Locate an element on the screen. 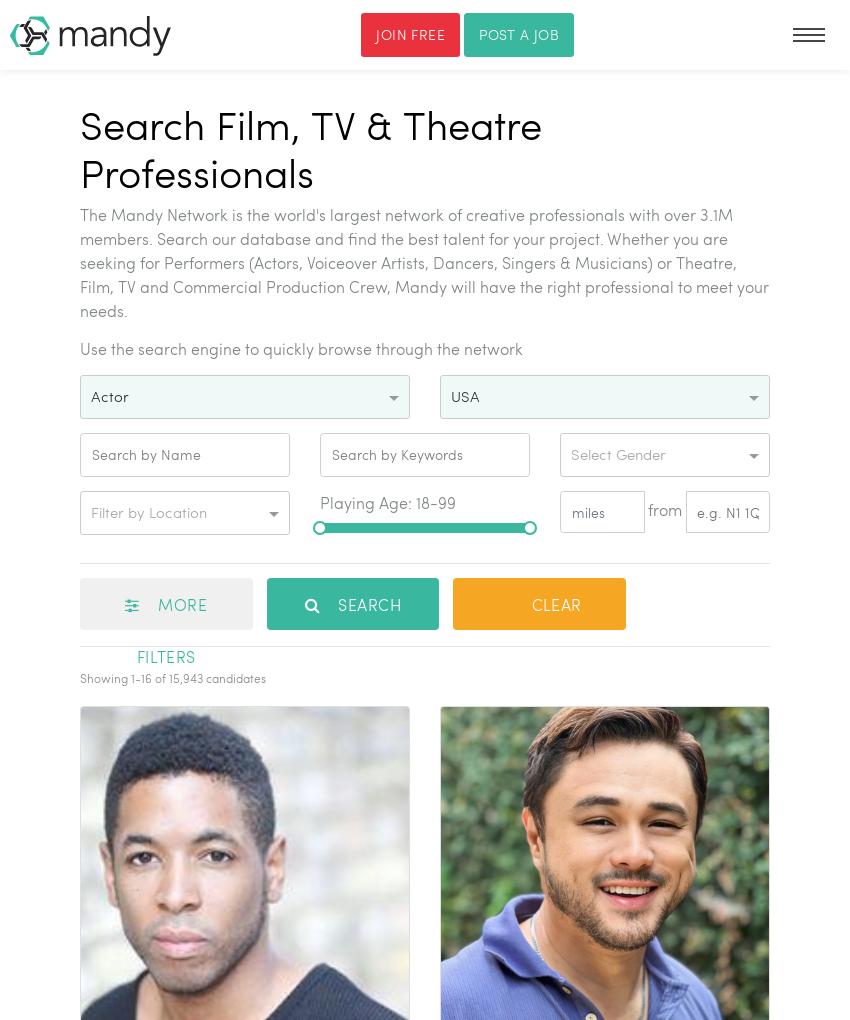  'candidates' is located at coordinates (234, 676).